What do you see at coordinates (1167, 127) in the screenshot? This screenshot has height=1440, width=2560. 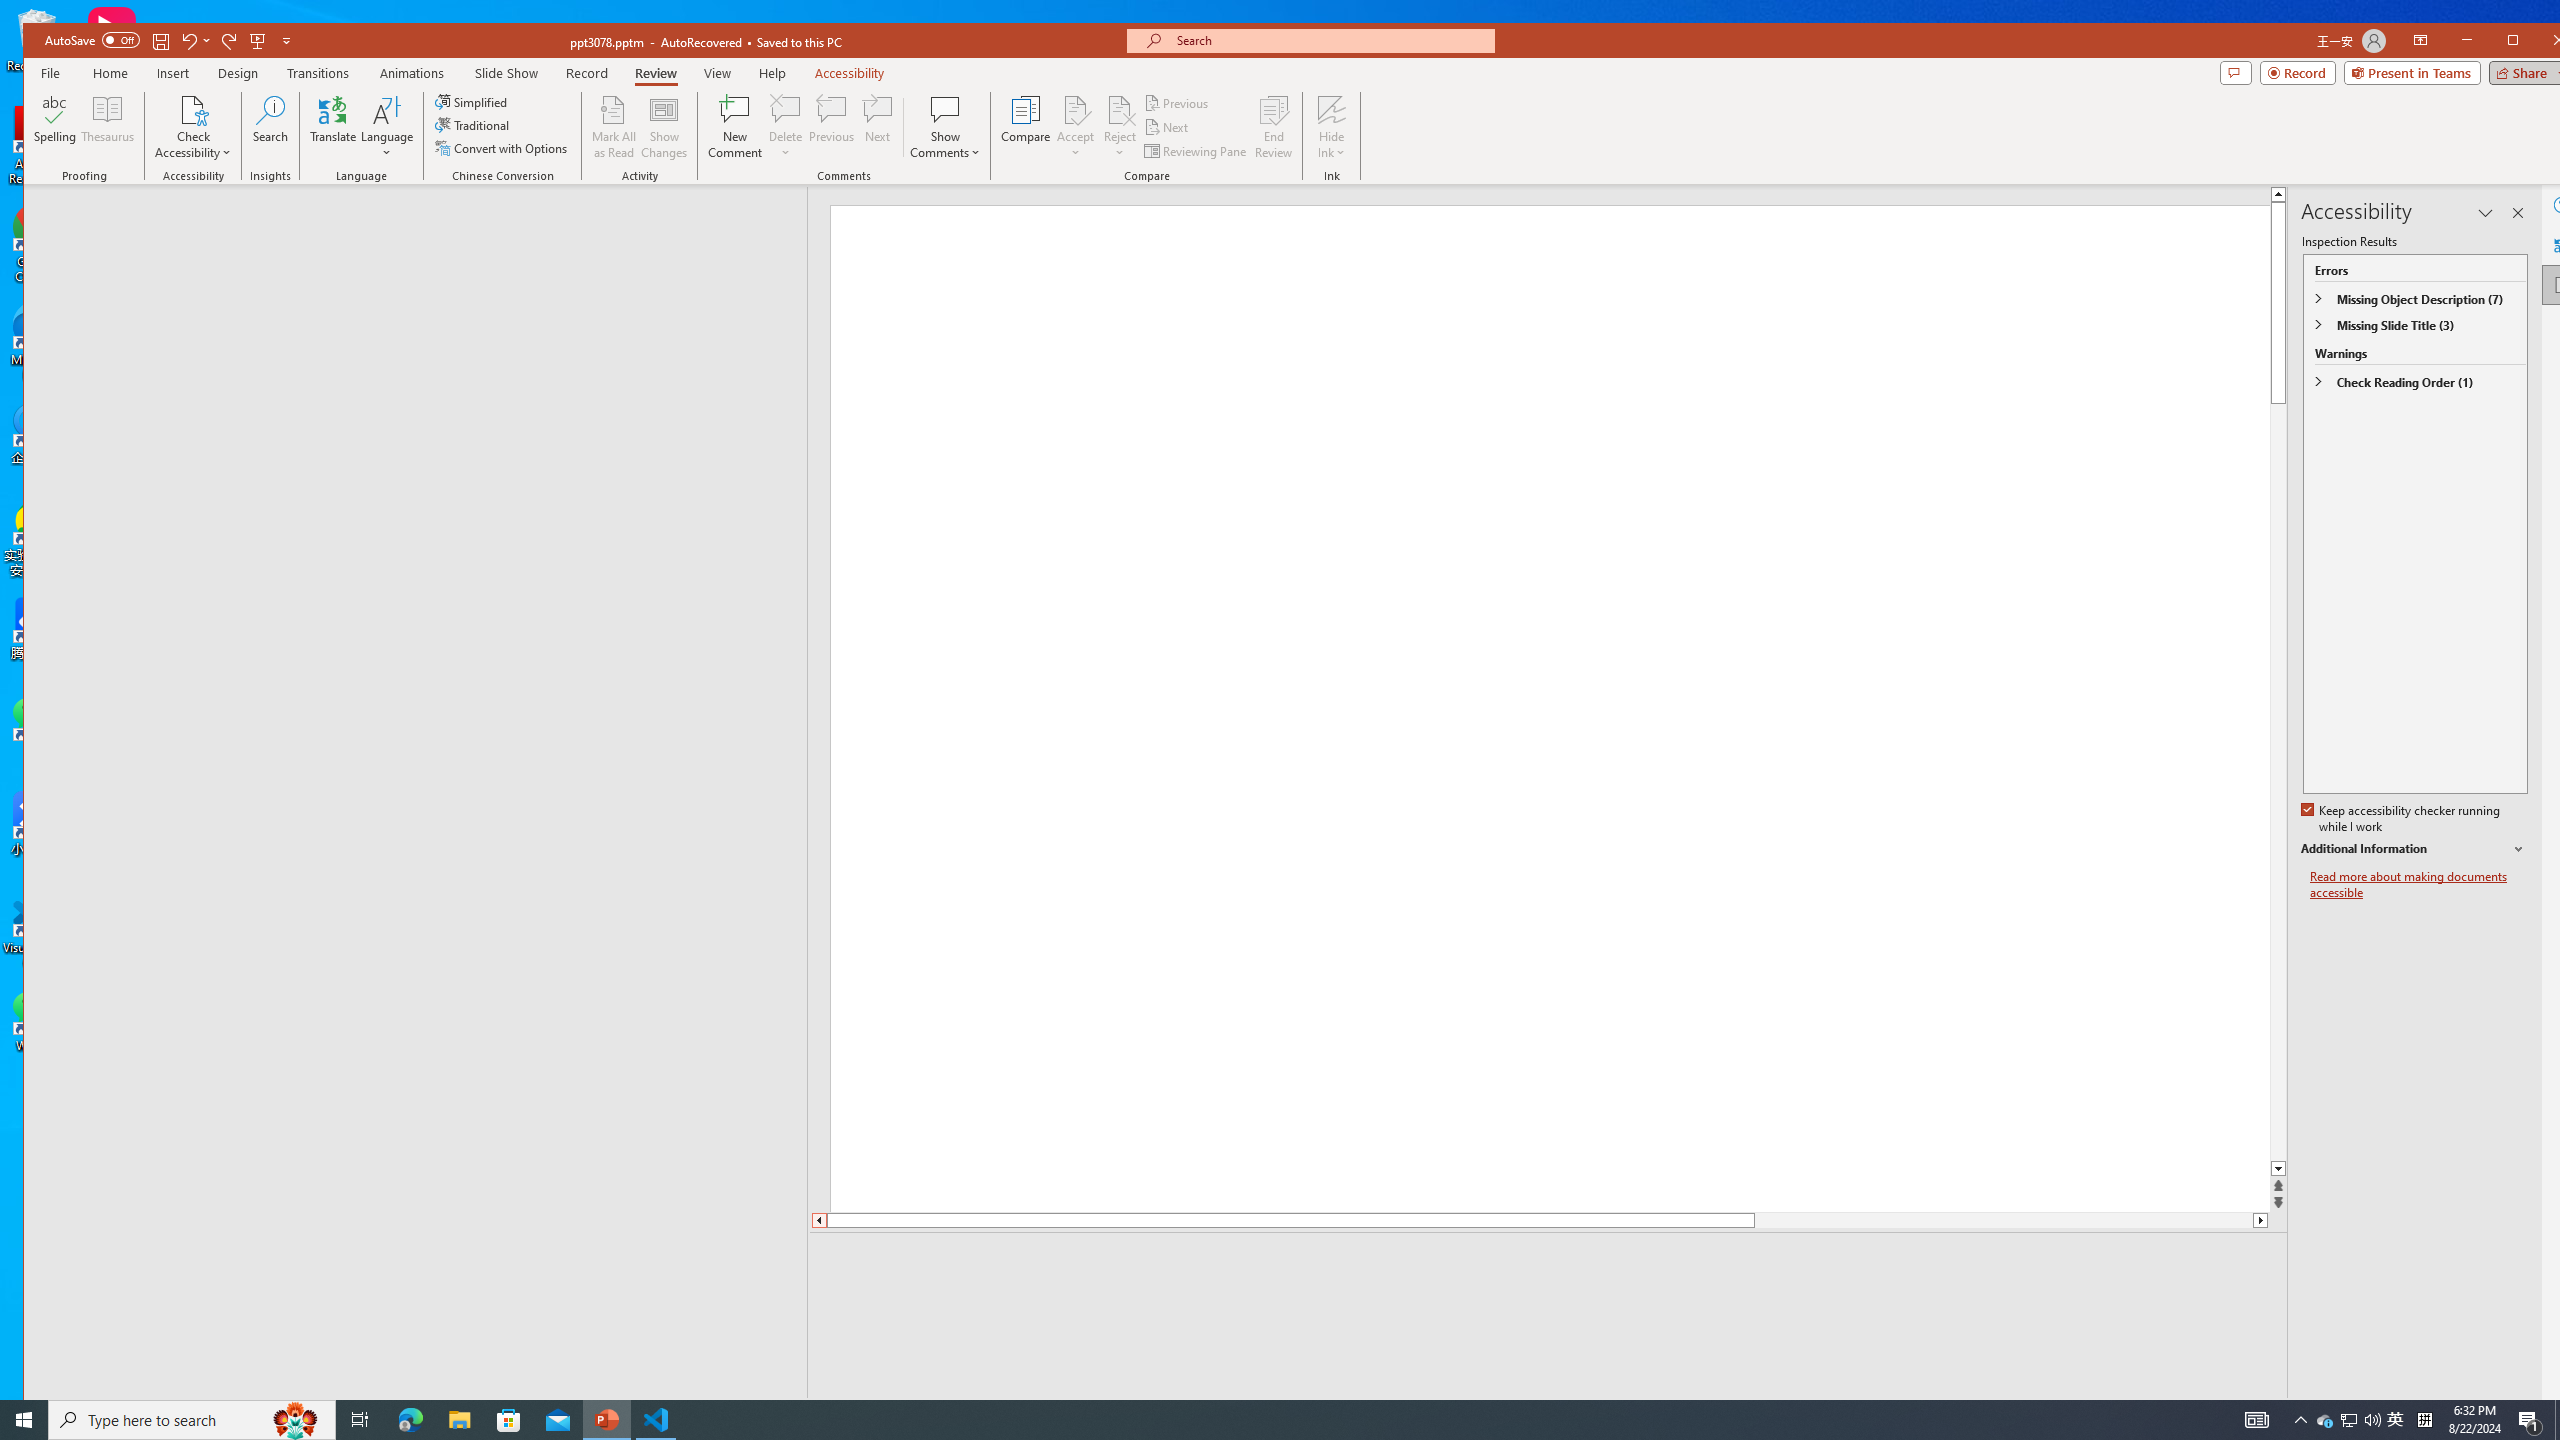 I see `'Next'` at bounding box center [1167, 127].